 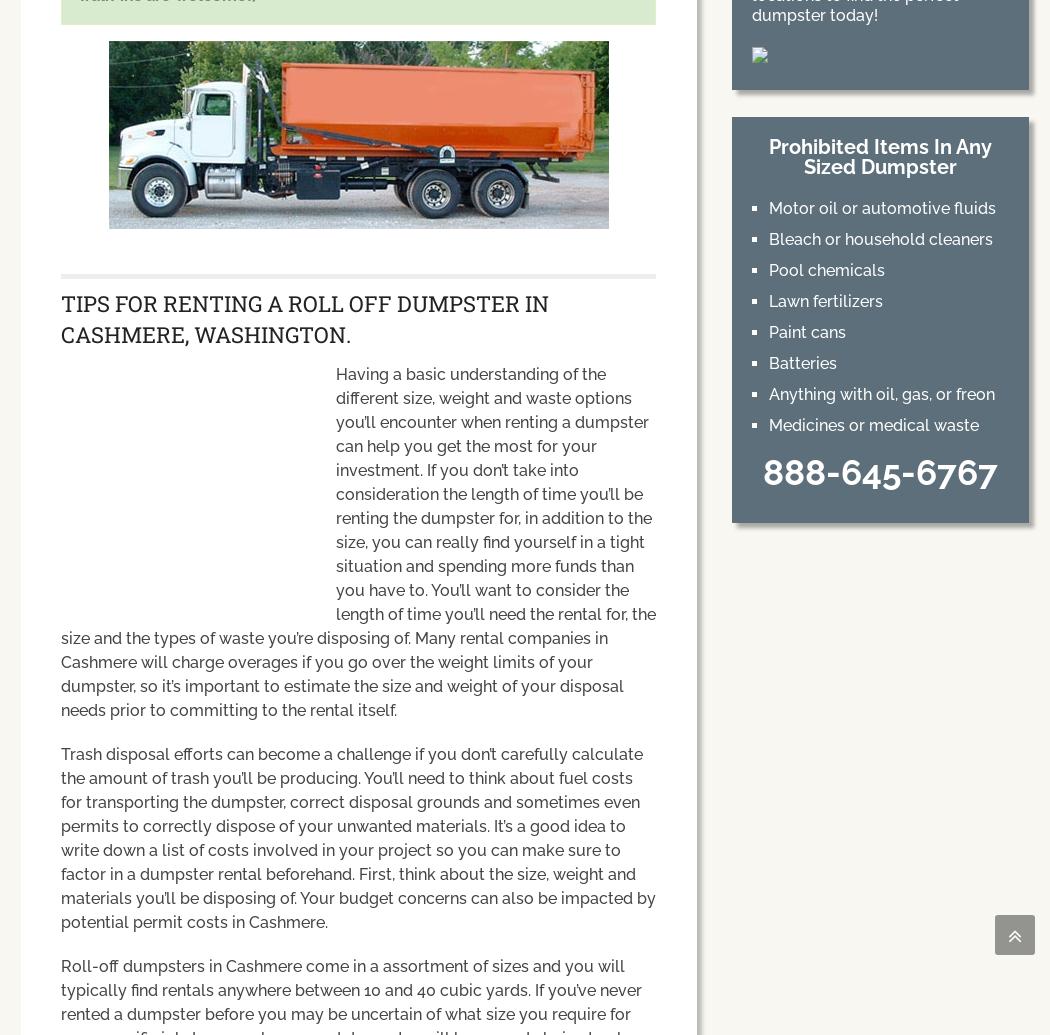 I want to click on 'Having a basic understanding of the different size, weight and waste options you’ll encounter when renting a dumpster can help you get the most for your investment. If you don’t take into consideration the length of time you’ll be renting the dumpster for, in addition to the size, you can really find yourself in a tight situation and spending more funds than you have to. You’ll want to consider the length of time you’ll need the rental for, the size and the types of waste you’re disposing of. Many rental companies in Cashmere will charge overages if you go over the weight limits of your dumpster, so it’s important to estimate the size and weight of your disposal needs prior to committing to the rental itself.', so click(x=357, y=541).